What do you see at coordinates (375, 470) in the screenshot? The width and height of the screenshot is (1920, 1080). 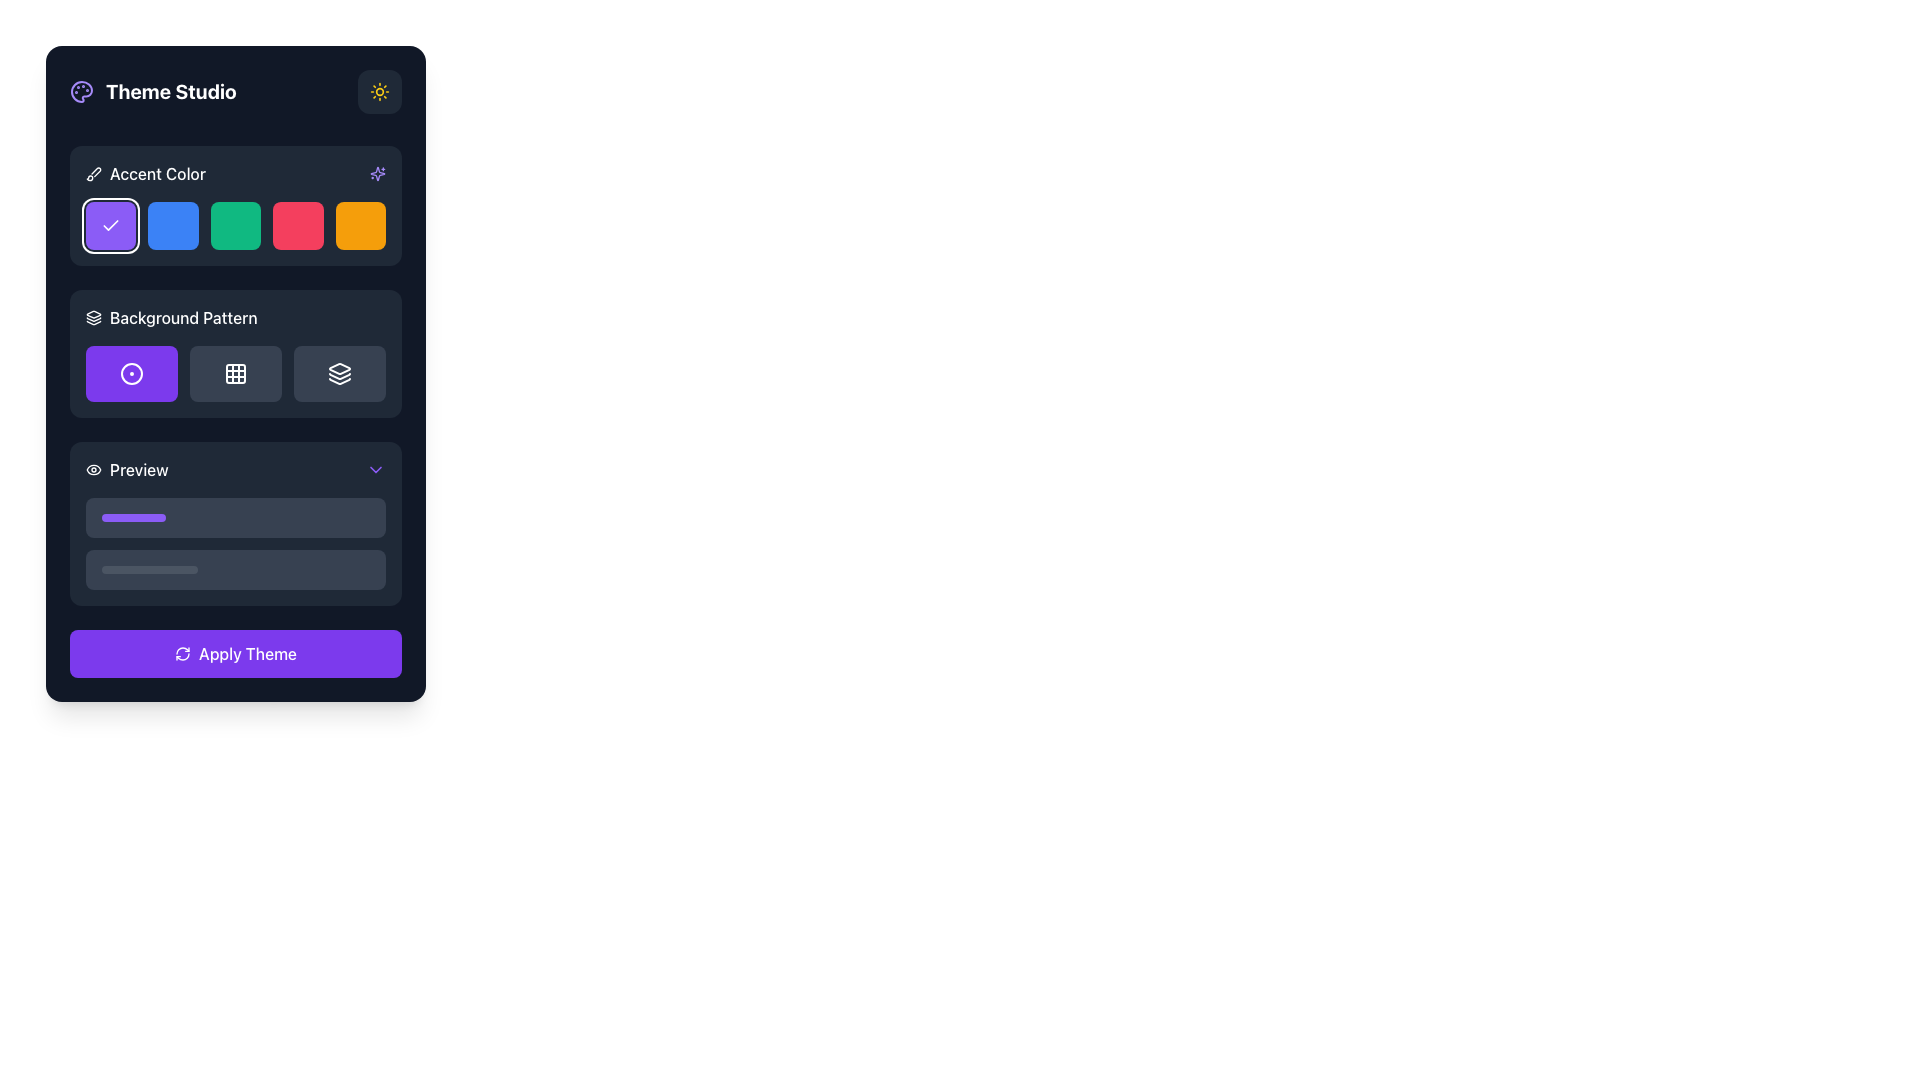 I see `the violet chevron icon located at the far right of the 'Preview' section in the panel` at bounding box center [375, 470].